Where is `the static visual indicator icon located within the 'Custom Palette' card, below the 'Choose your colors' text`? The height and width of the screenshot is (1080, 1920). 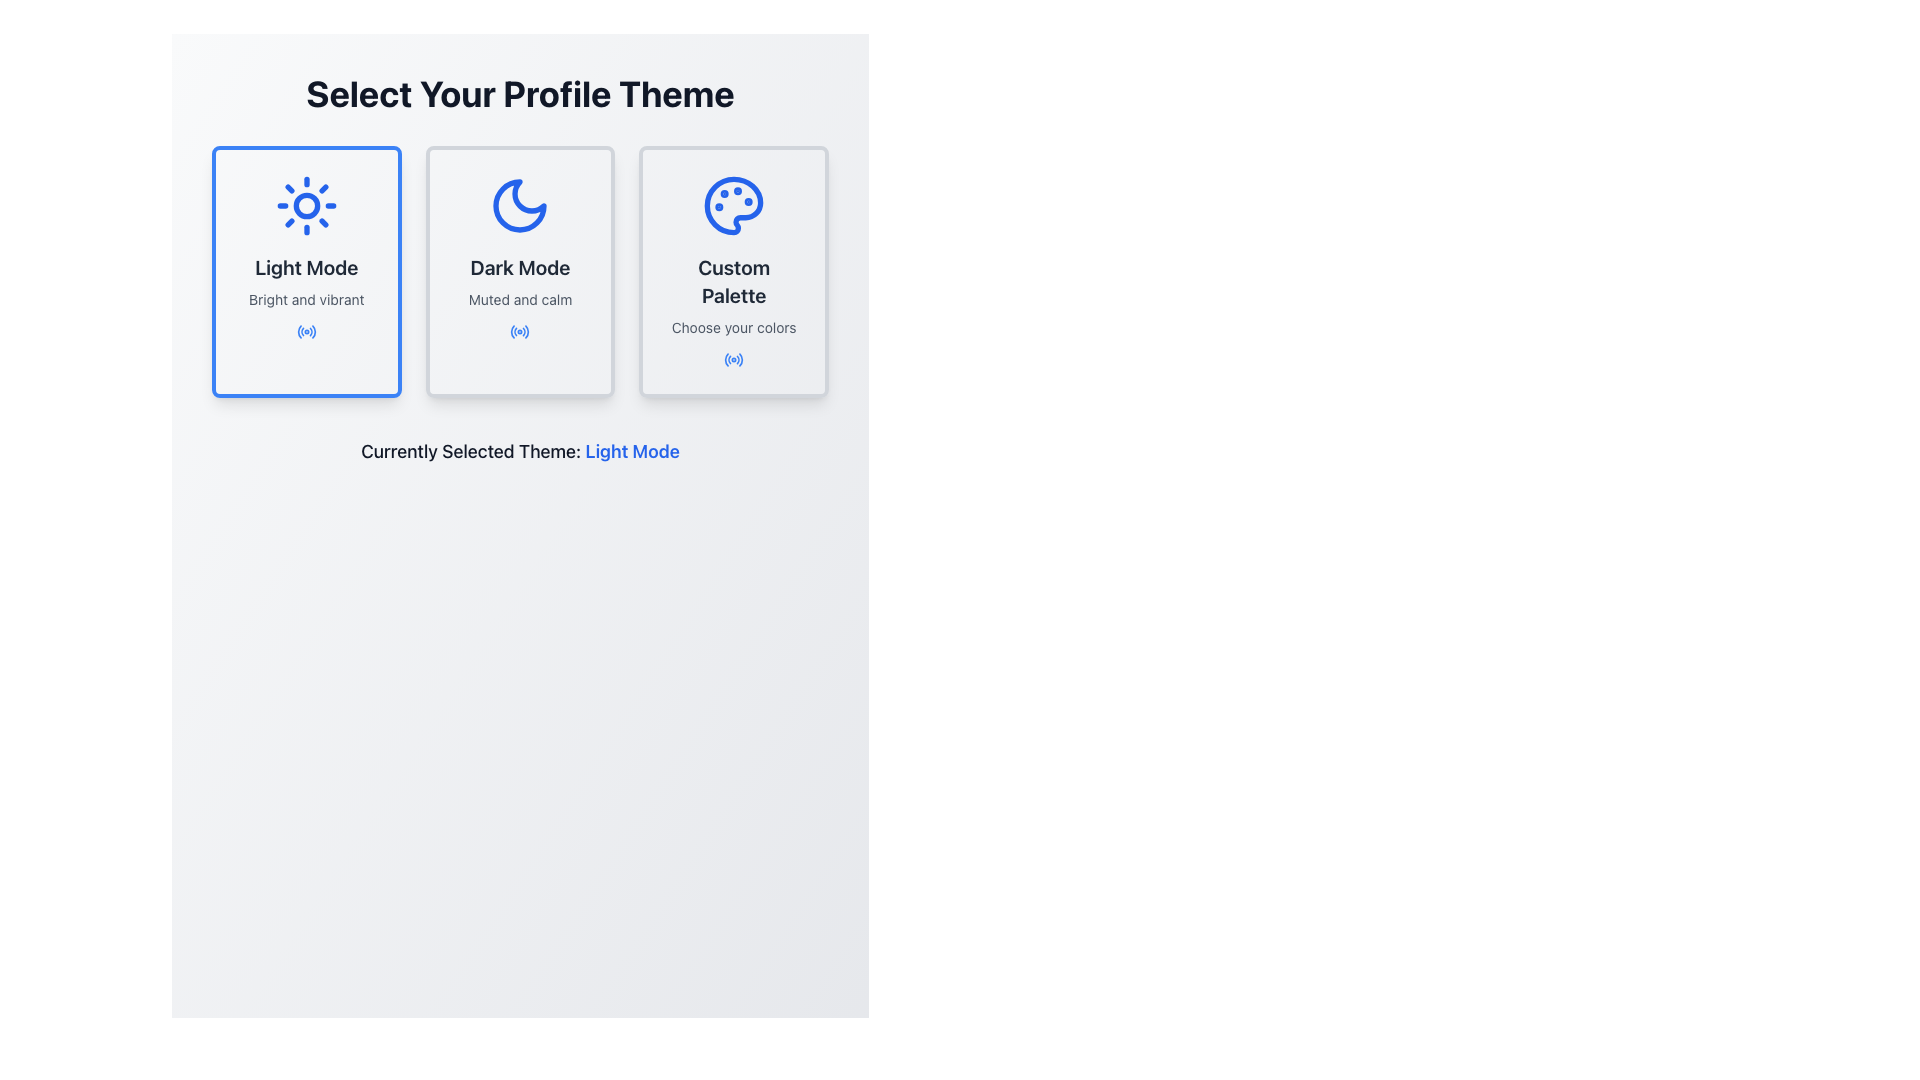
the static visual indicator icon located within the 'Custom Palette' card, below the 'Choose your colors' text is located at coordinates (733, 358).